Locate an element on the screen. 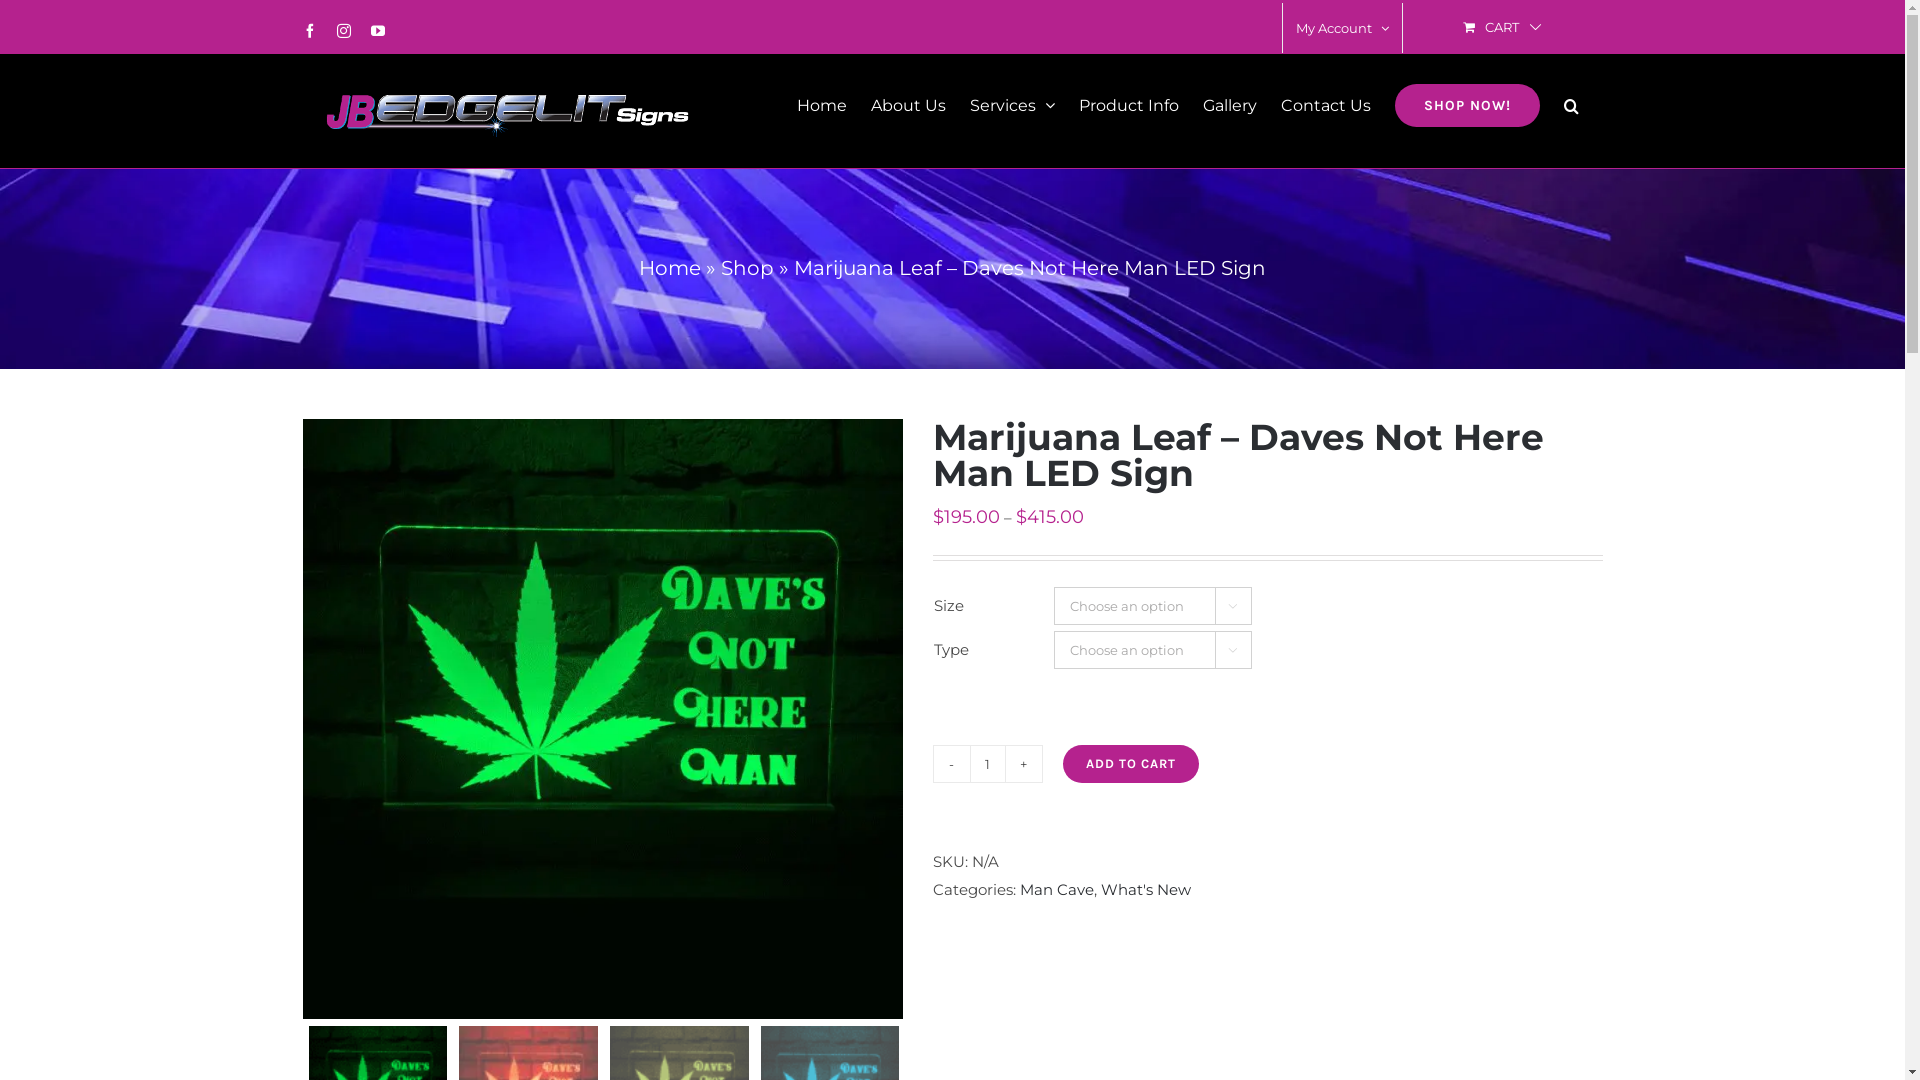  'Instagram' is located at coordinates (336, 30).